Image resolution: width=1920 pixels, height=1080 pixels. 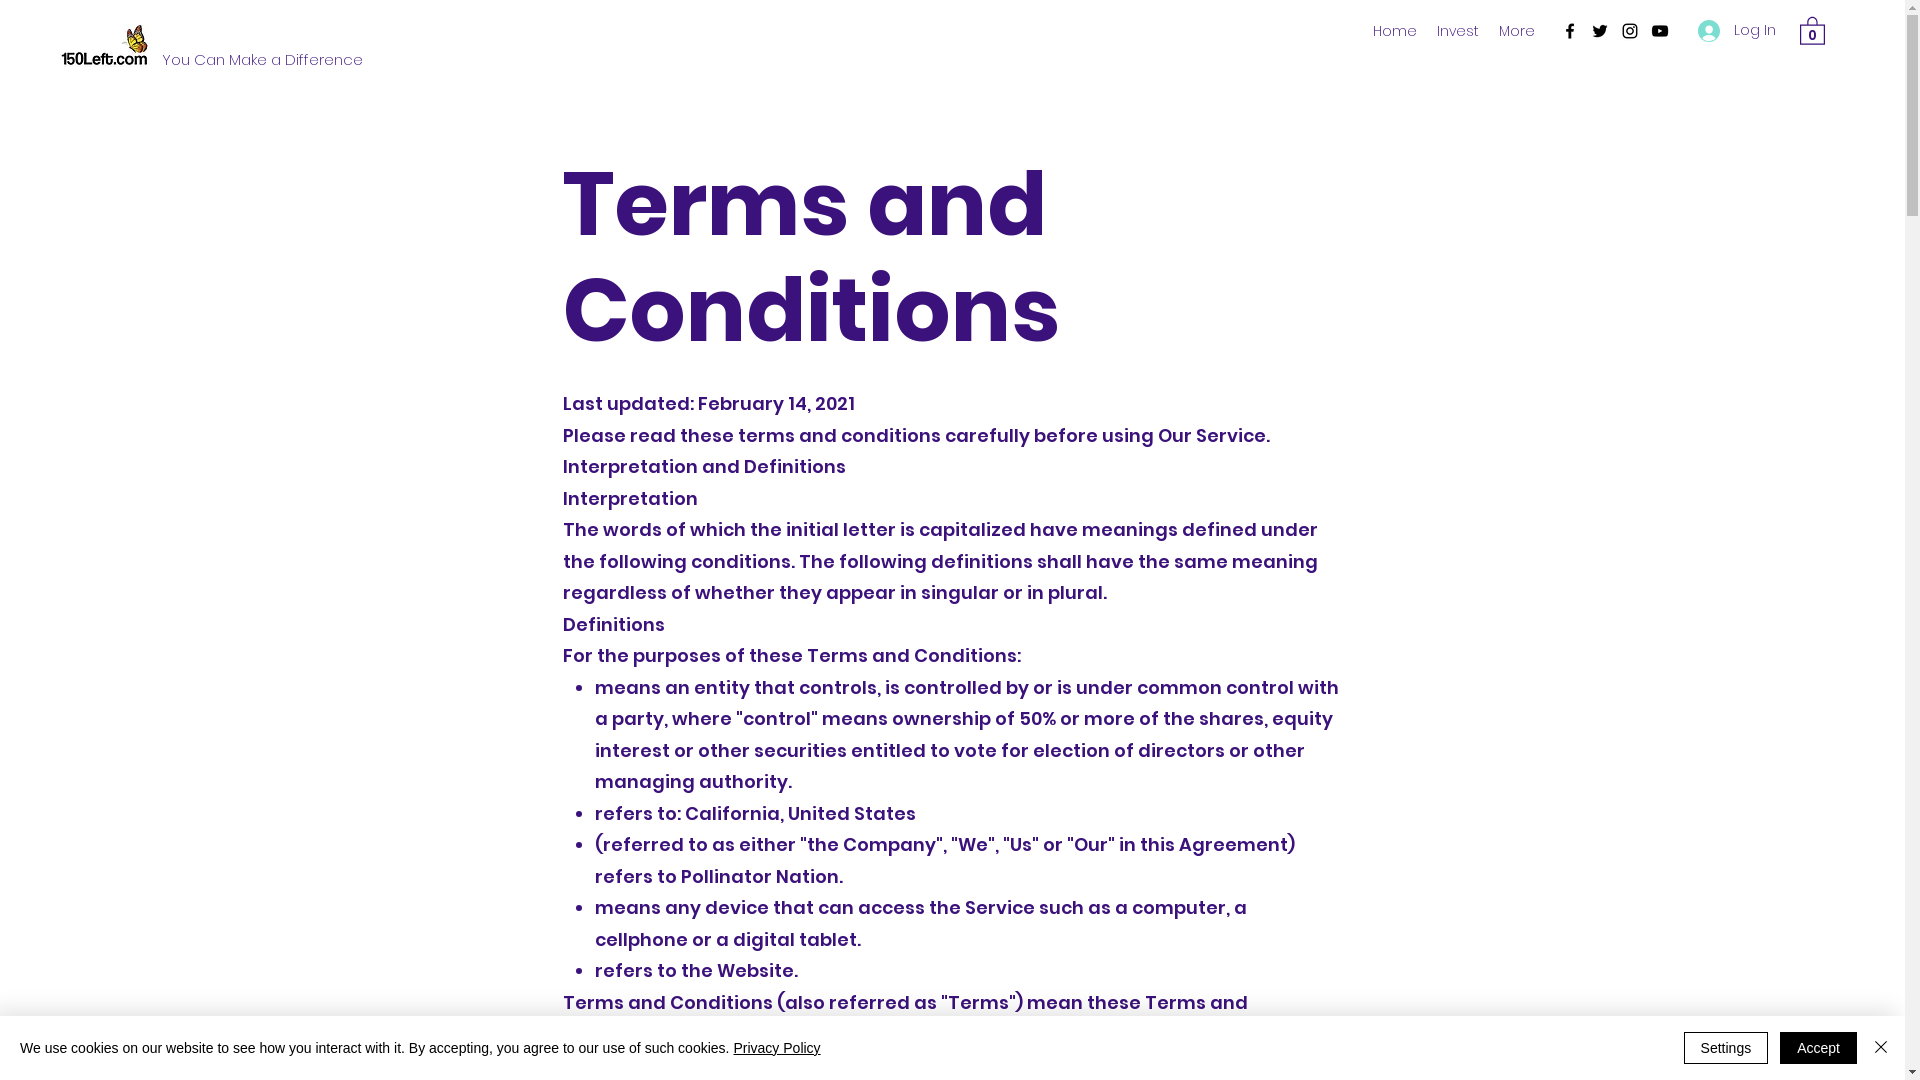 I want to click on '0', so click(x=1812, y=30).